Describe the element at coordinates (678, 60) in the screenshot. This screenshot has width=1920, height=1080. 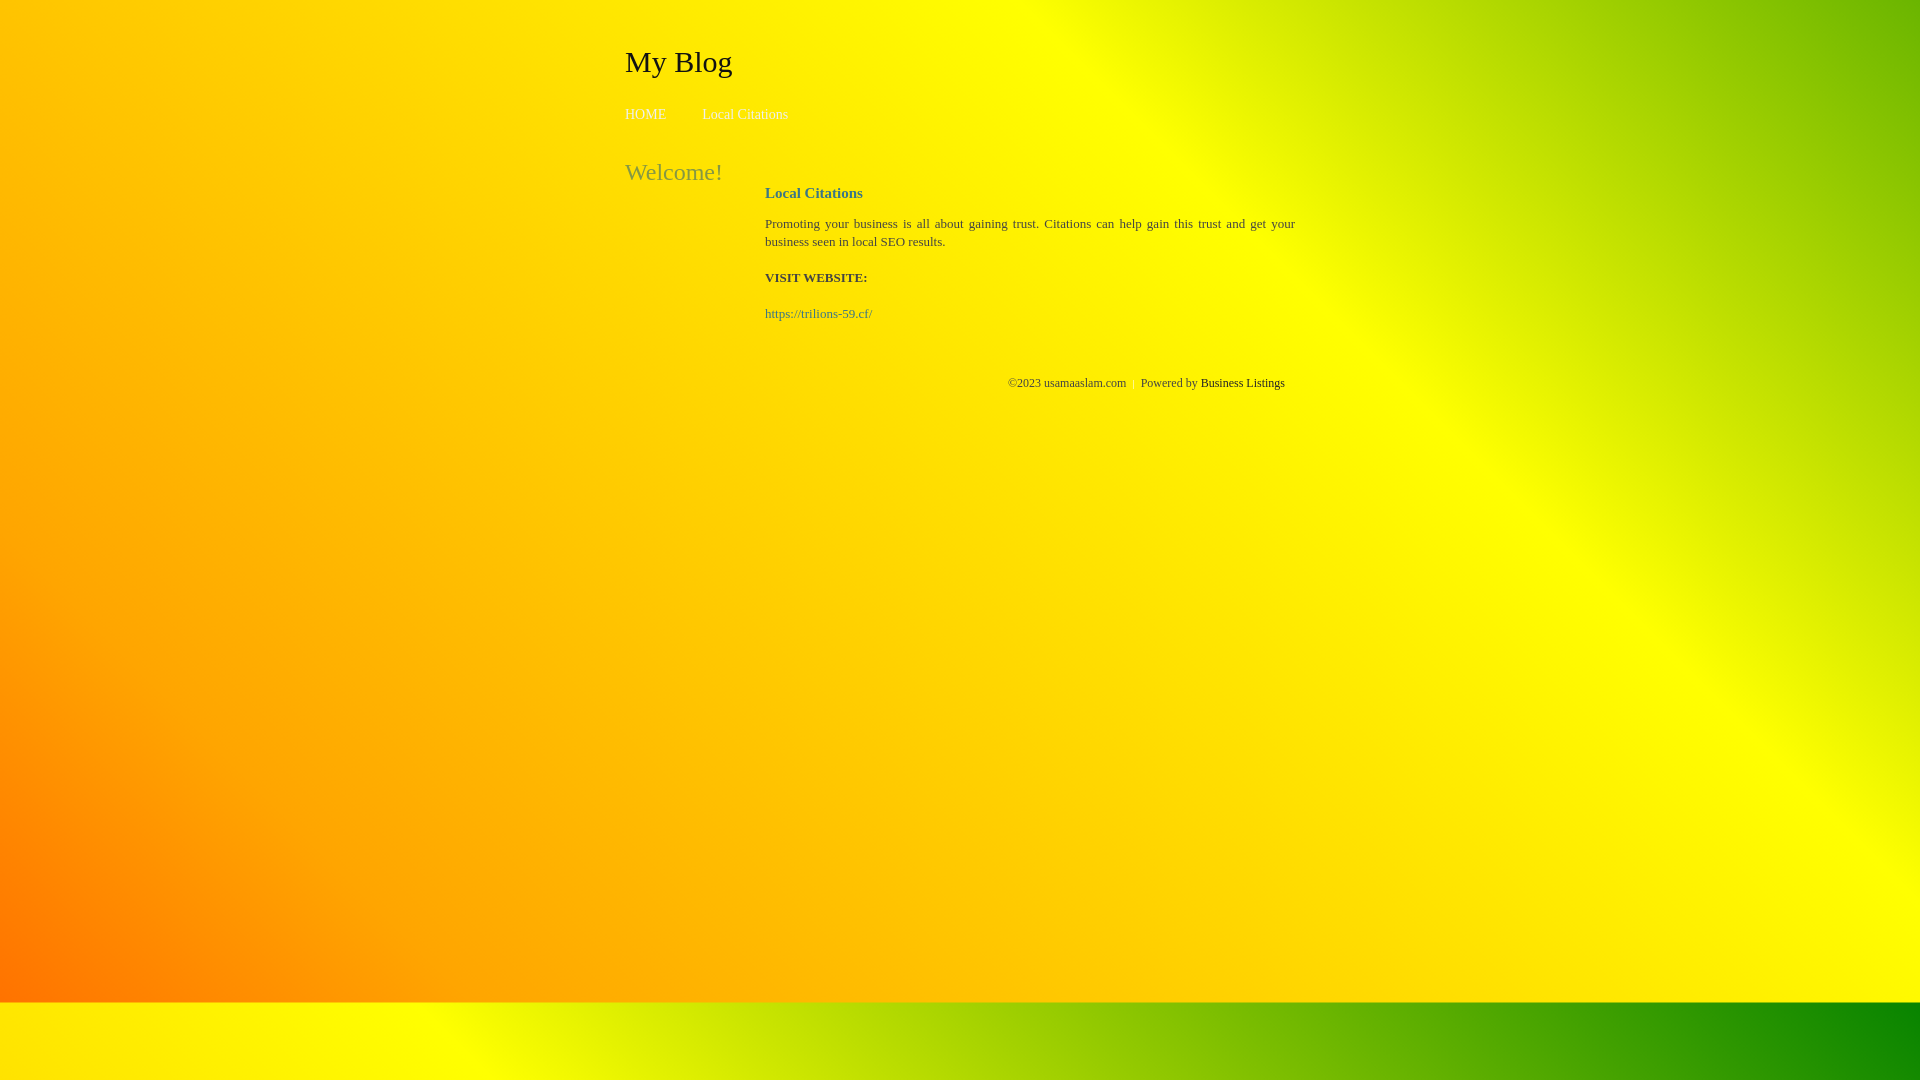
I see `'My Blog'` at that location.